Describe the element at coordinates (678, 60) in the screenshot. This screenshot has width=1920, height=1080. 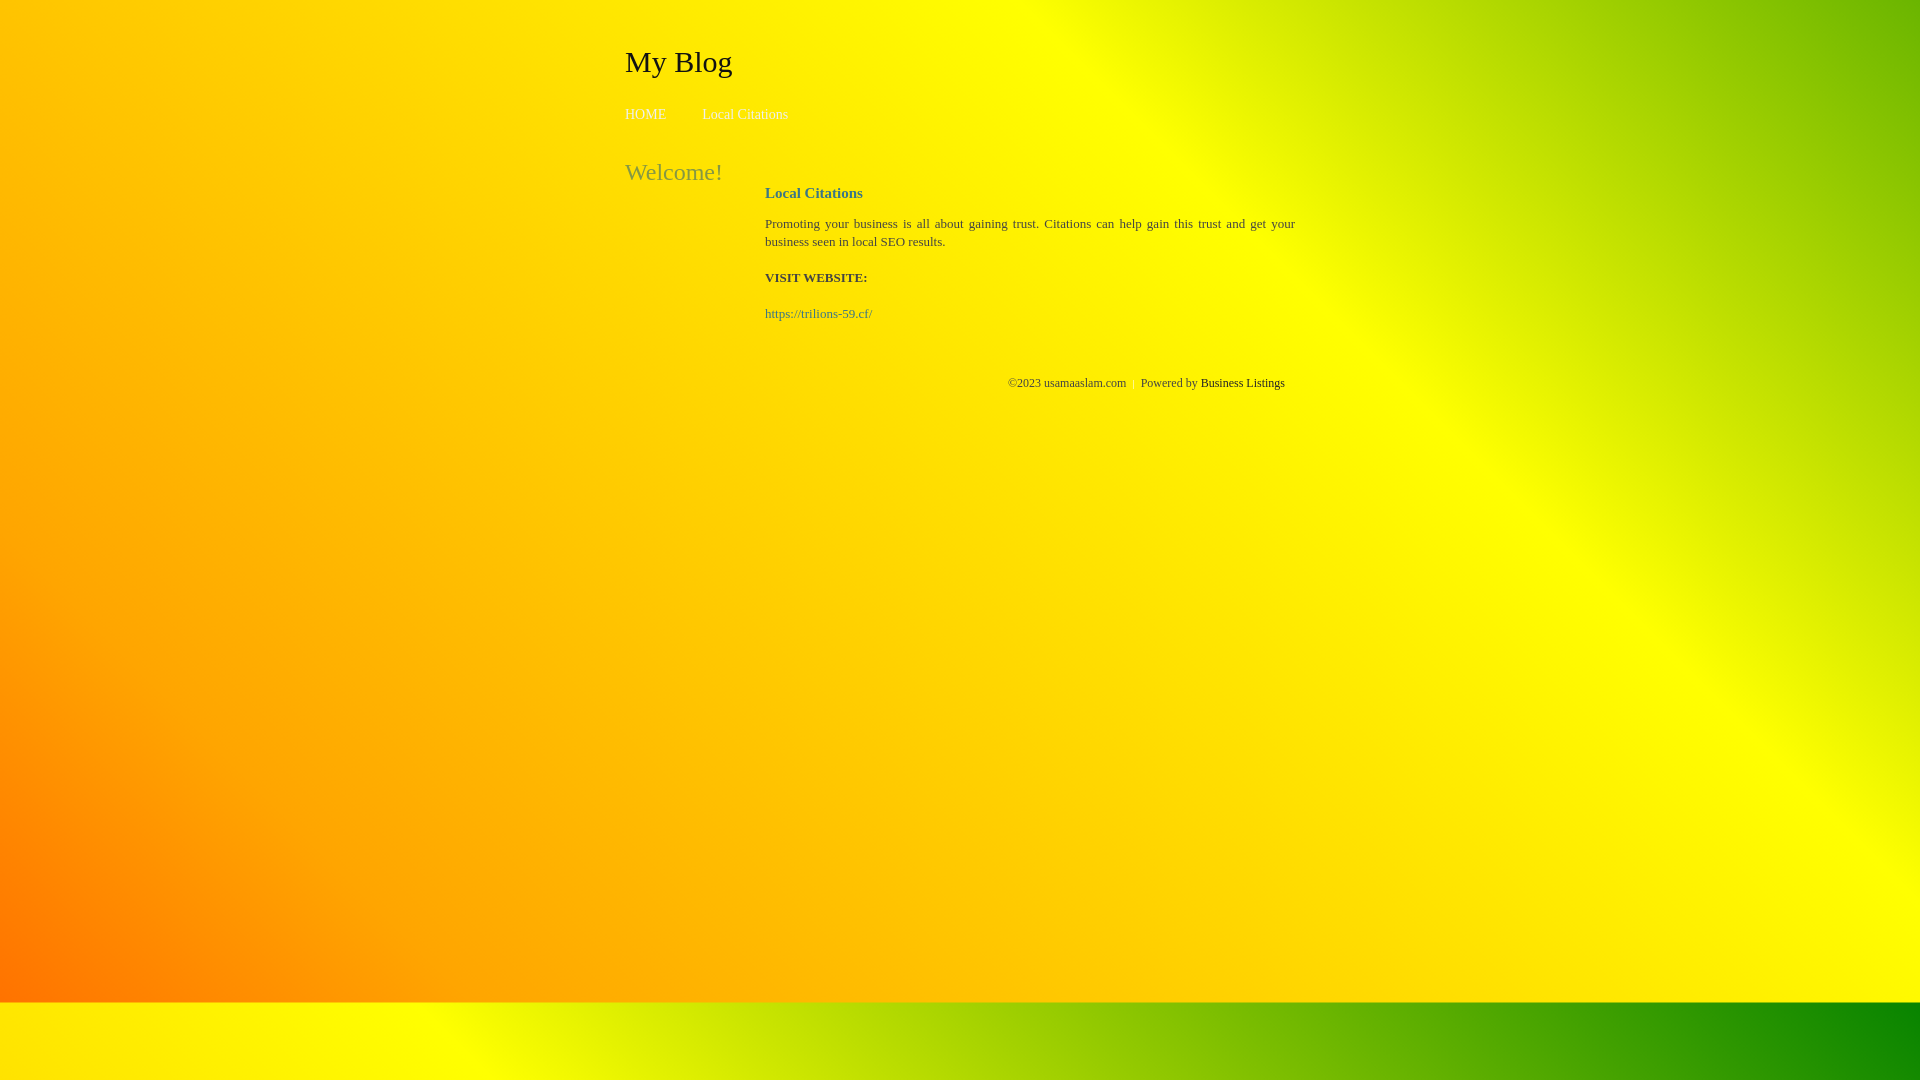
I see `'My Blog'` at that location.